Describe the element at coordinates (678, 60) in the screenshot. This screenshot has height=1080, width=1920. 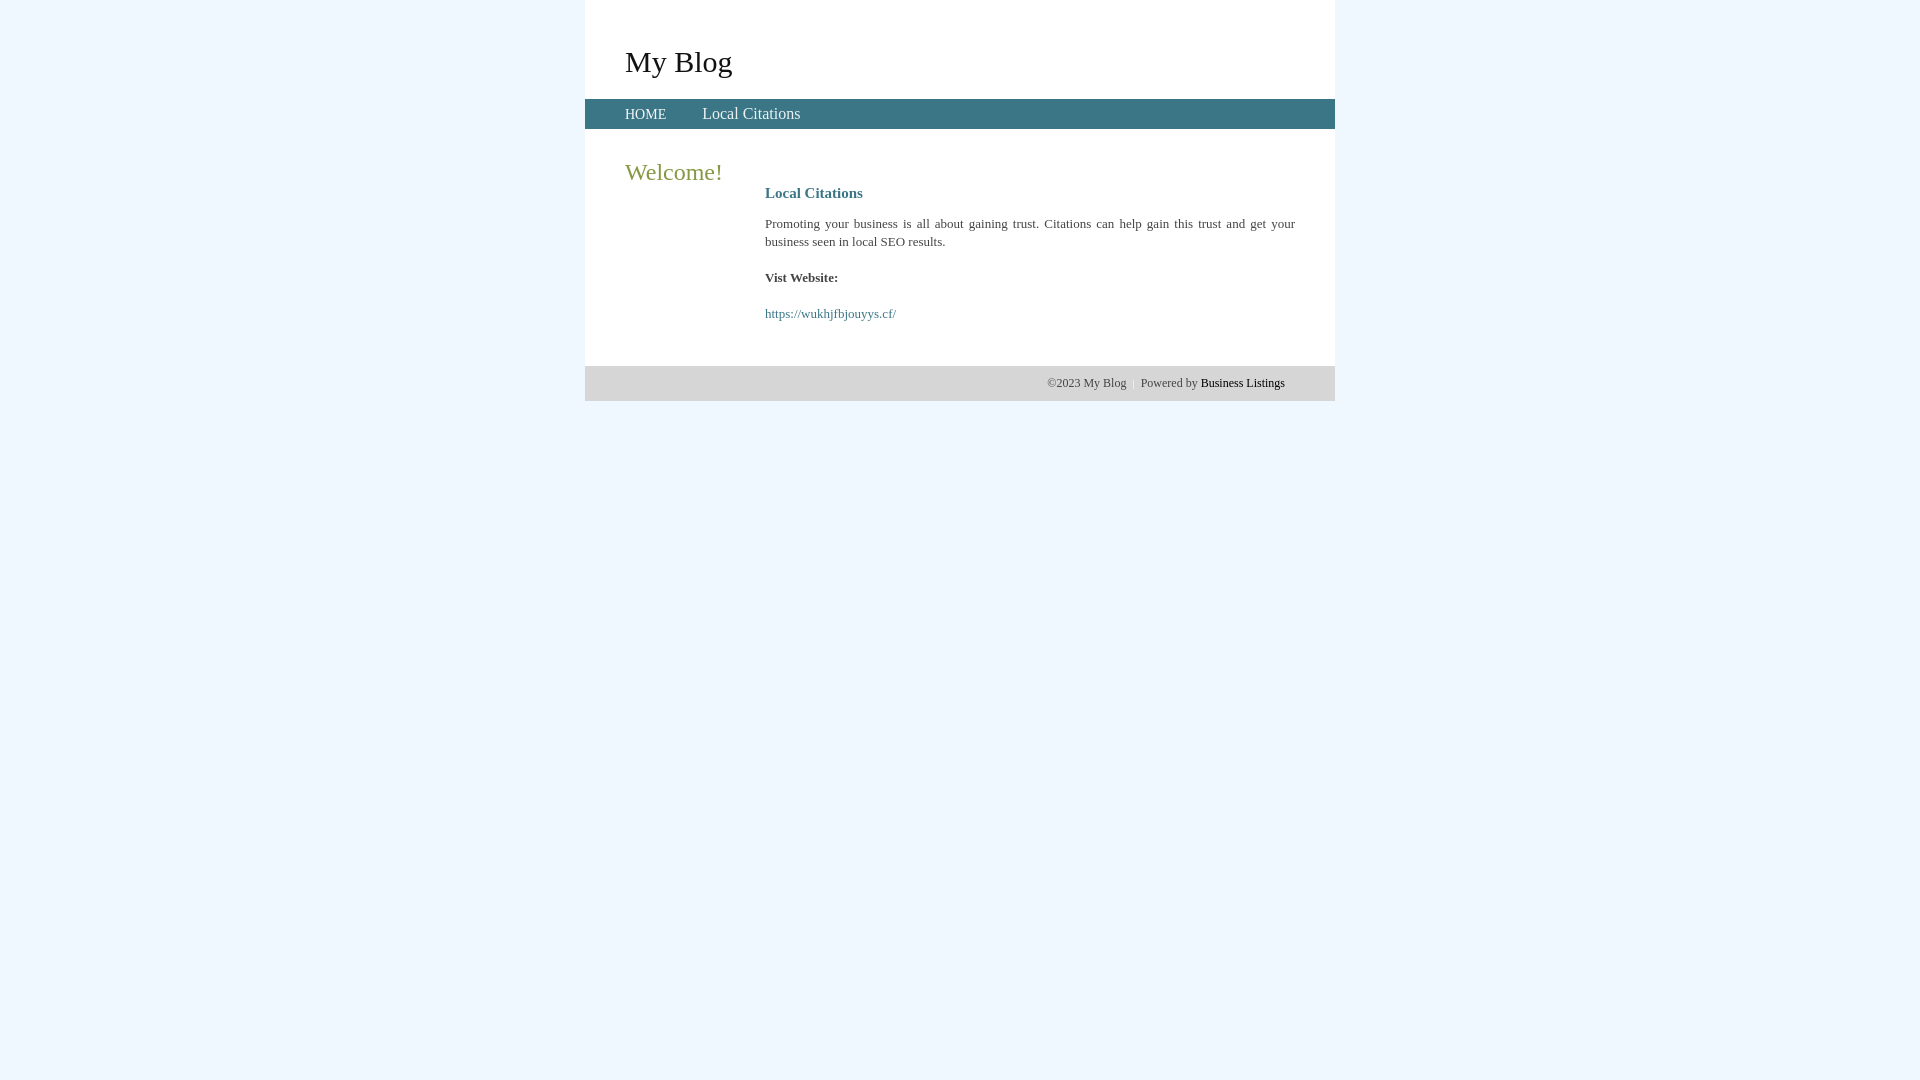
I see `'My Blog'` at that location.